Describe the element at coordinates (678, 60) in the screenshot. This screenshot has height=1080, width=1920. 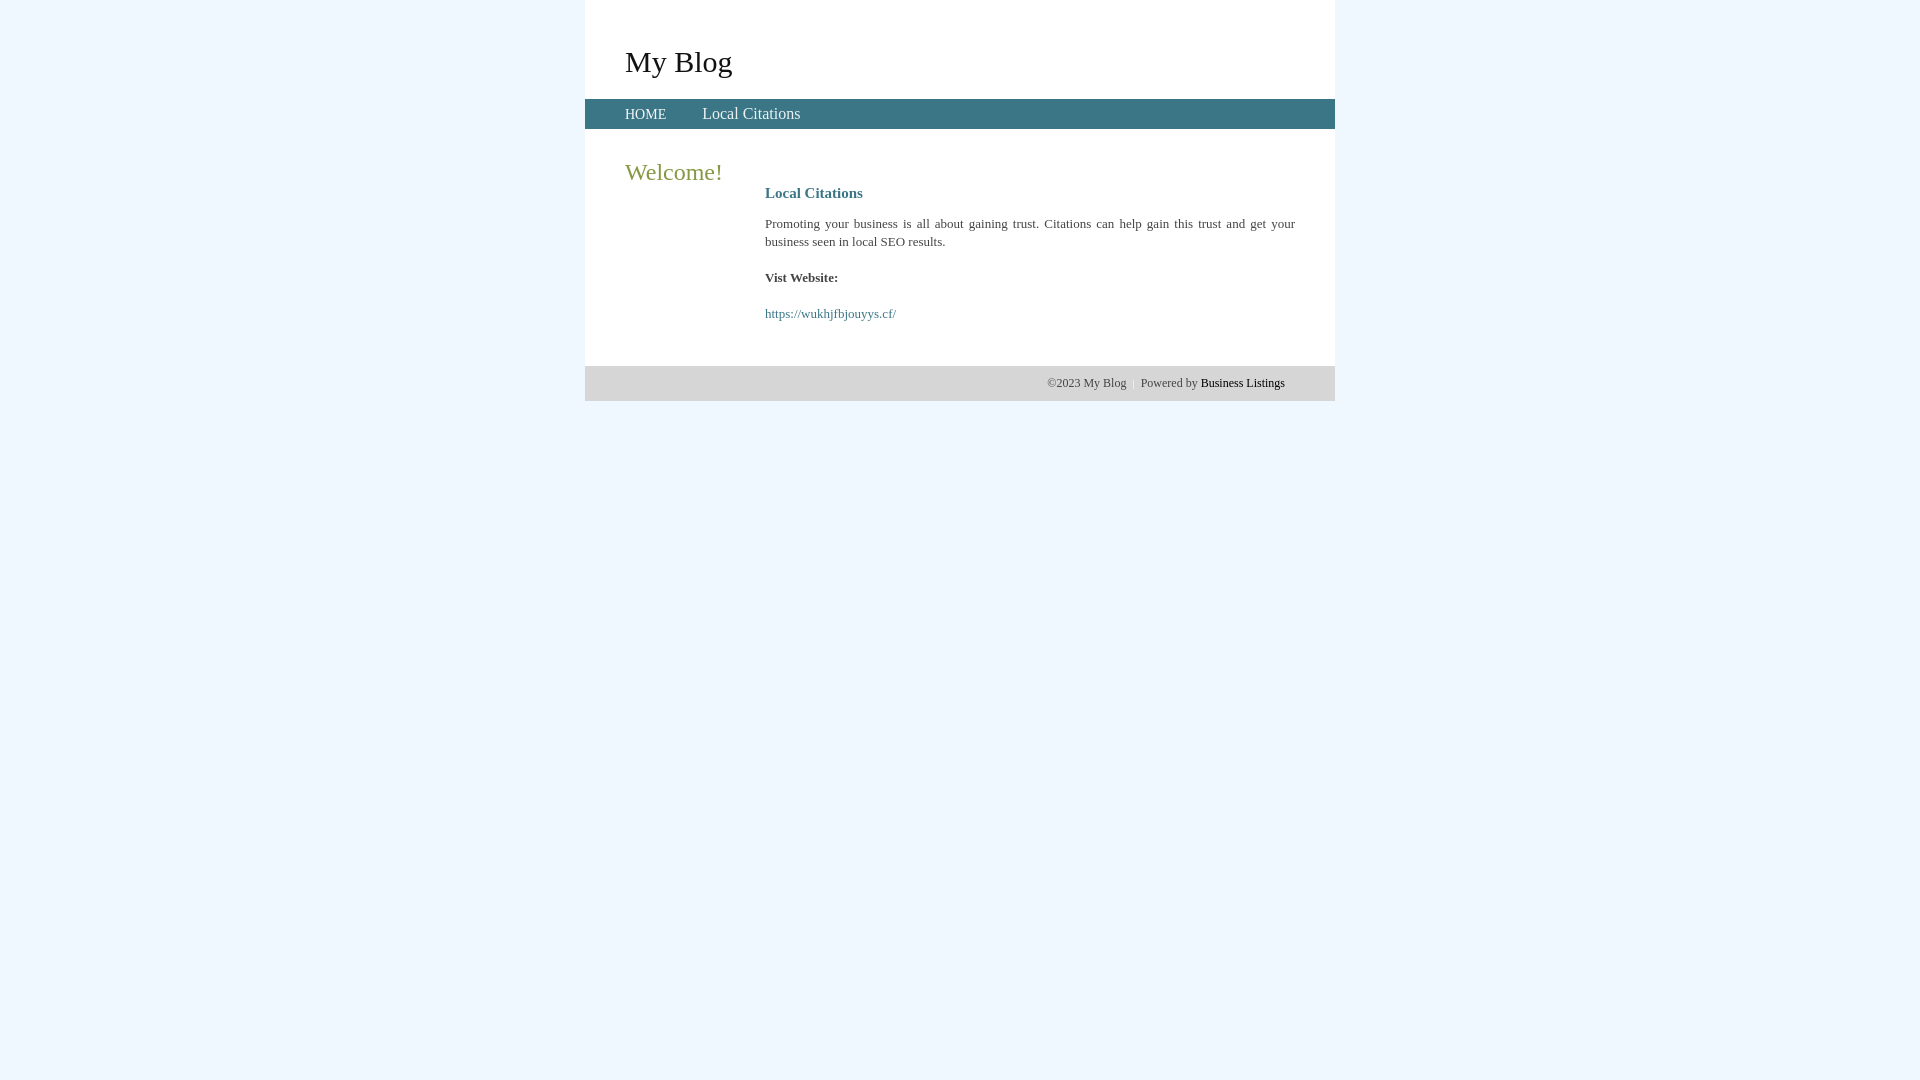
I see `'My Blog'` at that location.